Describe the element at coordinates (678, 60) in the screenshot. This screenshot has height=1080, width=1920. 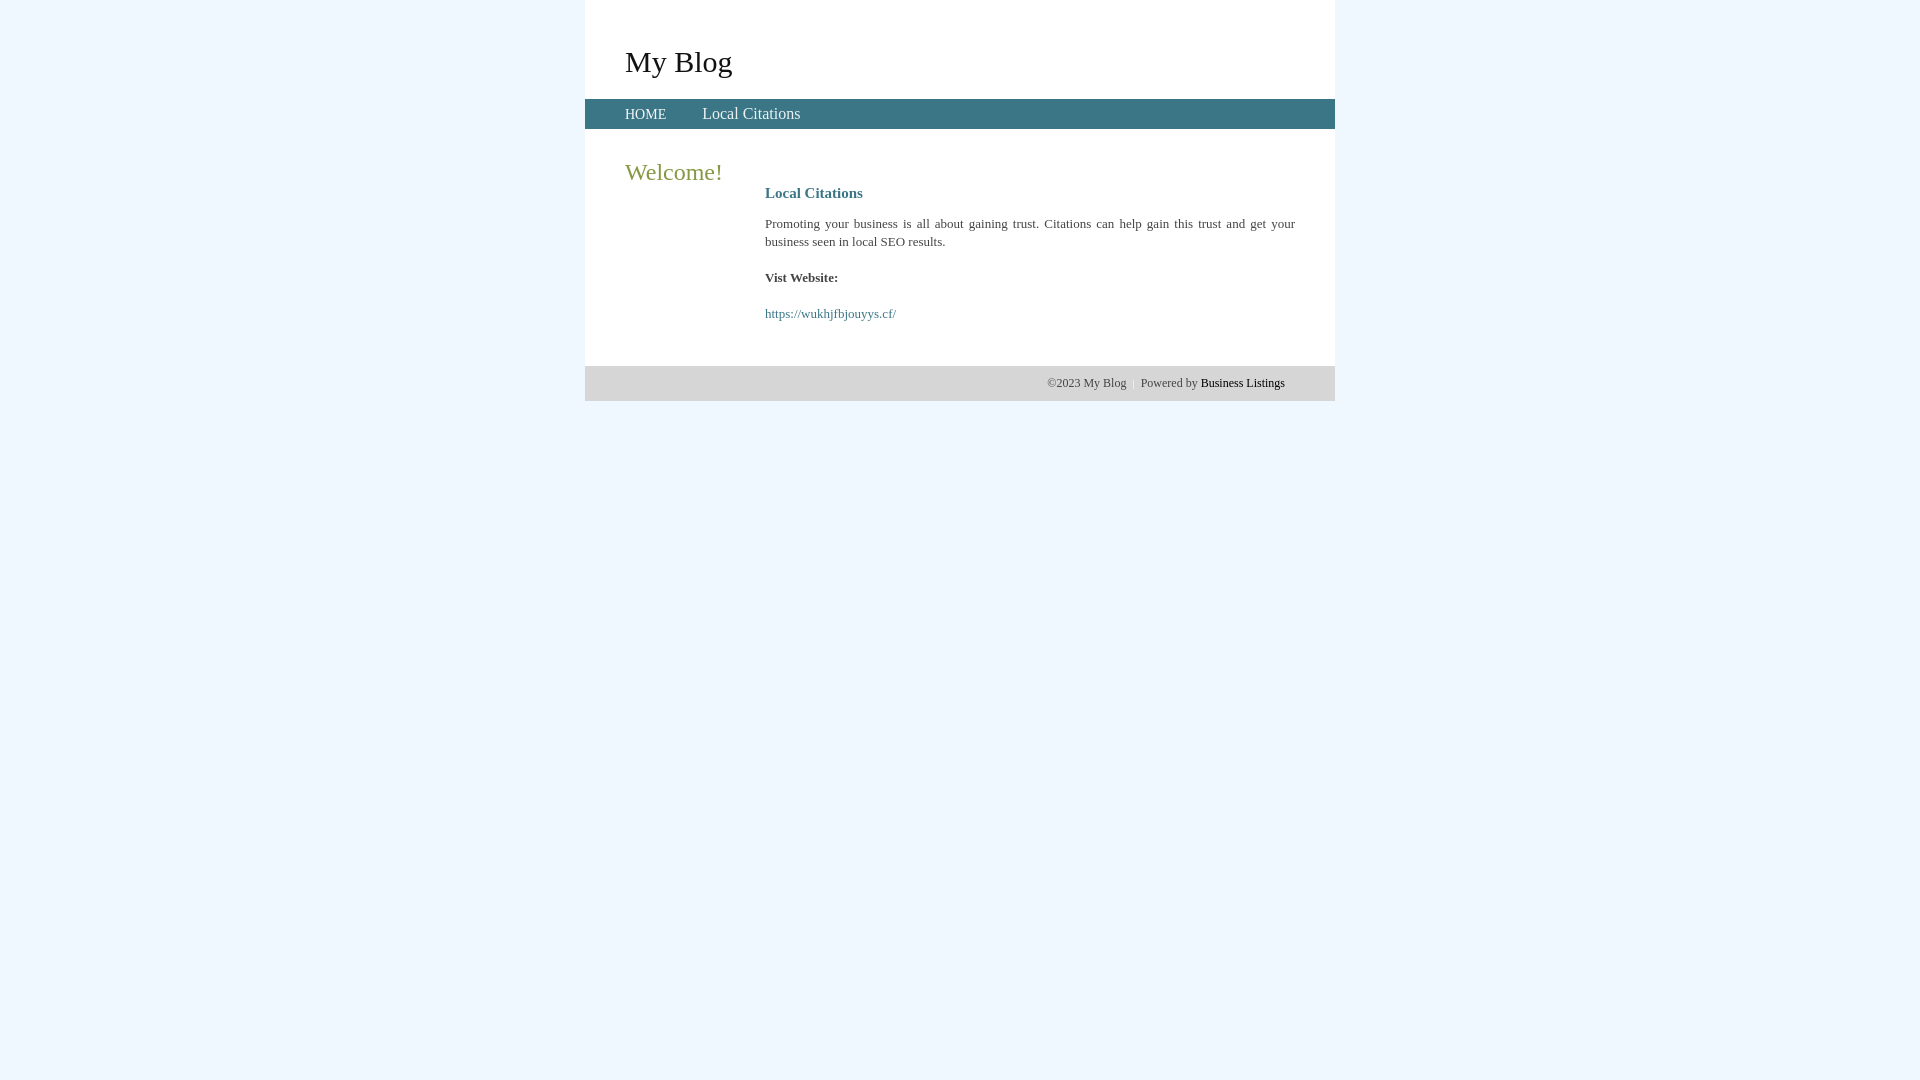
I see `'My Blog'` at that location.